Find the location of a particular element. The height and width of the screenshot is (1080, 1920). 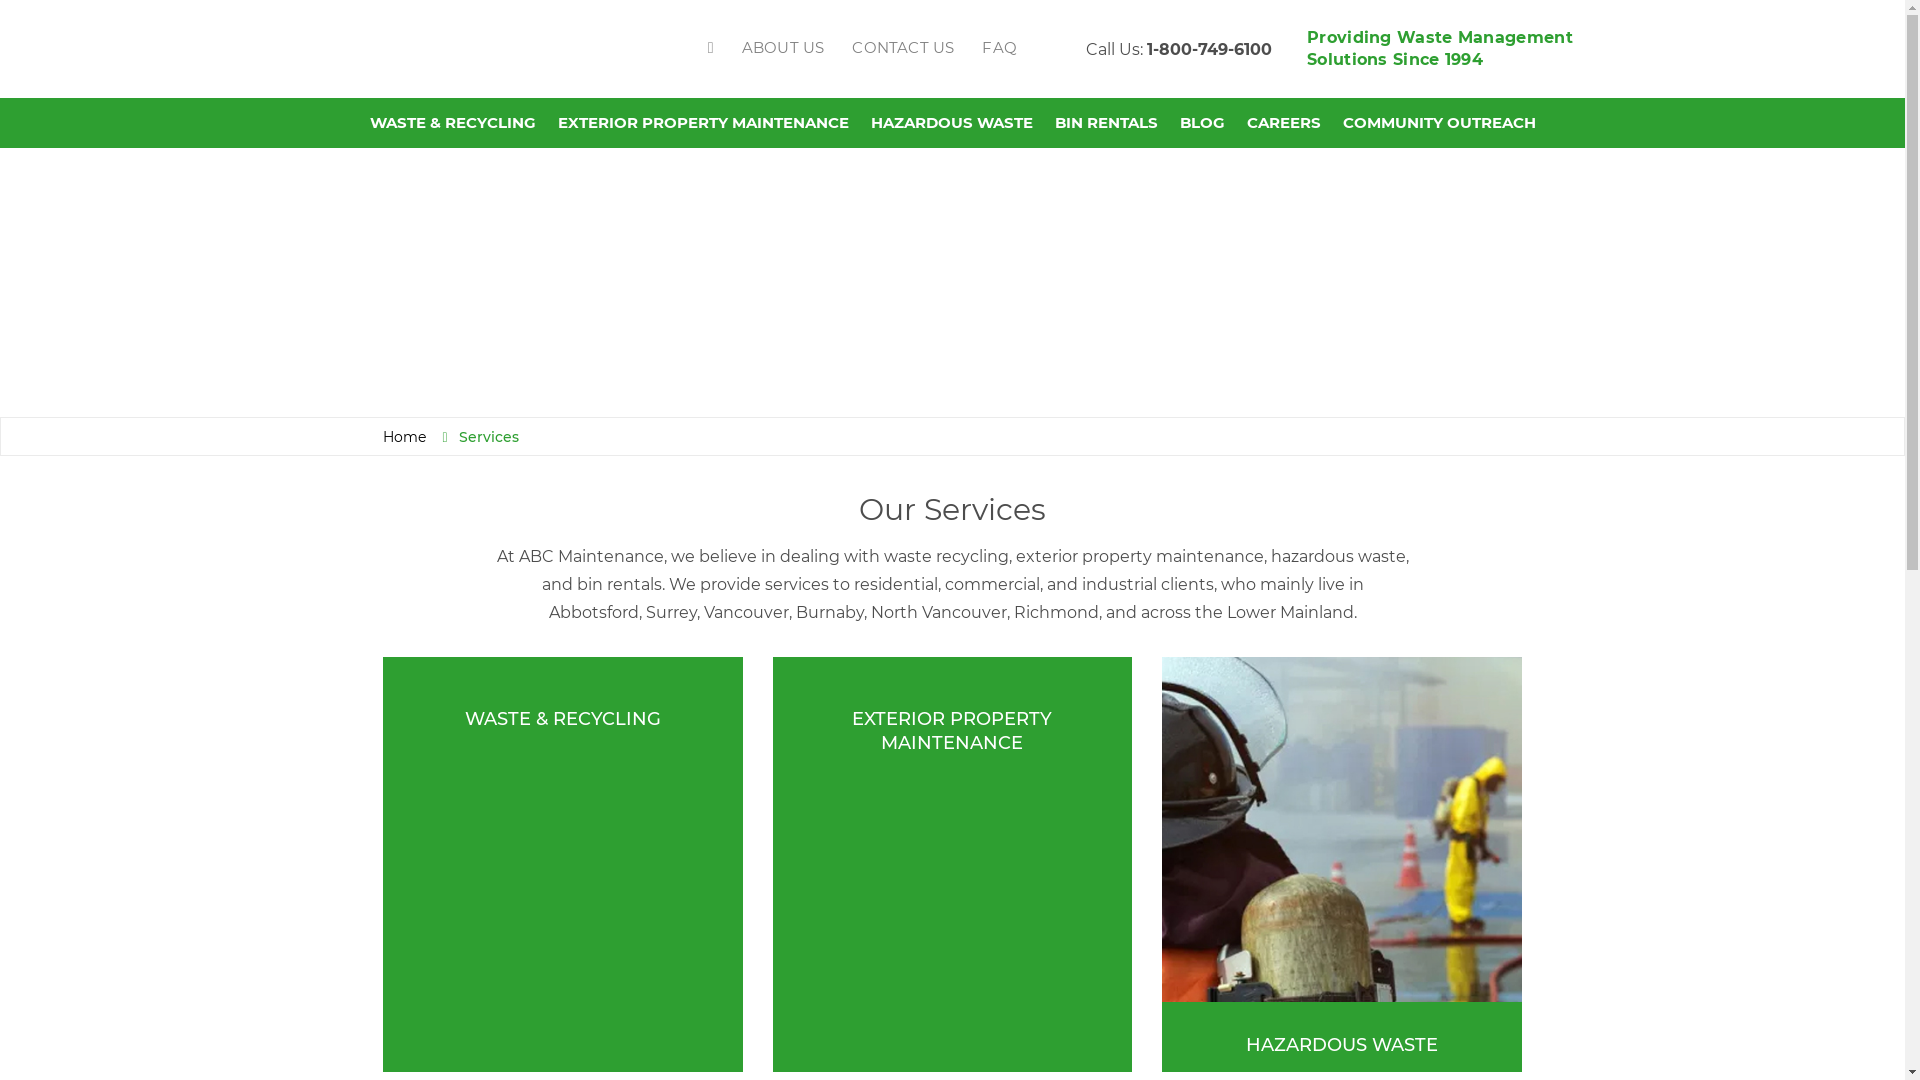

'WASTE & RECYCLING' is located at coordinates (369, 123).